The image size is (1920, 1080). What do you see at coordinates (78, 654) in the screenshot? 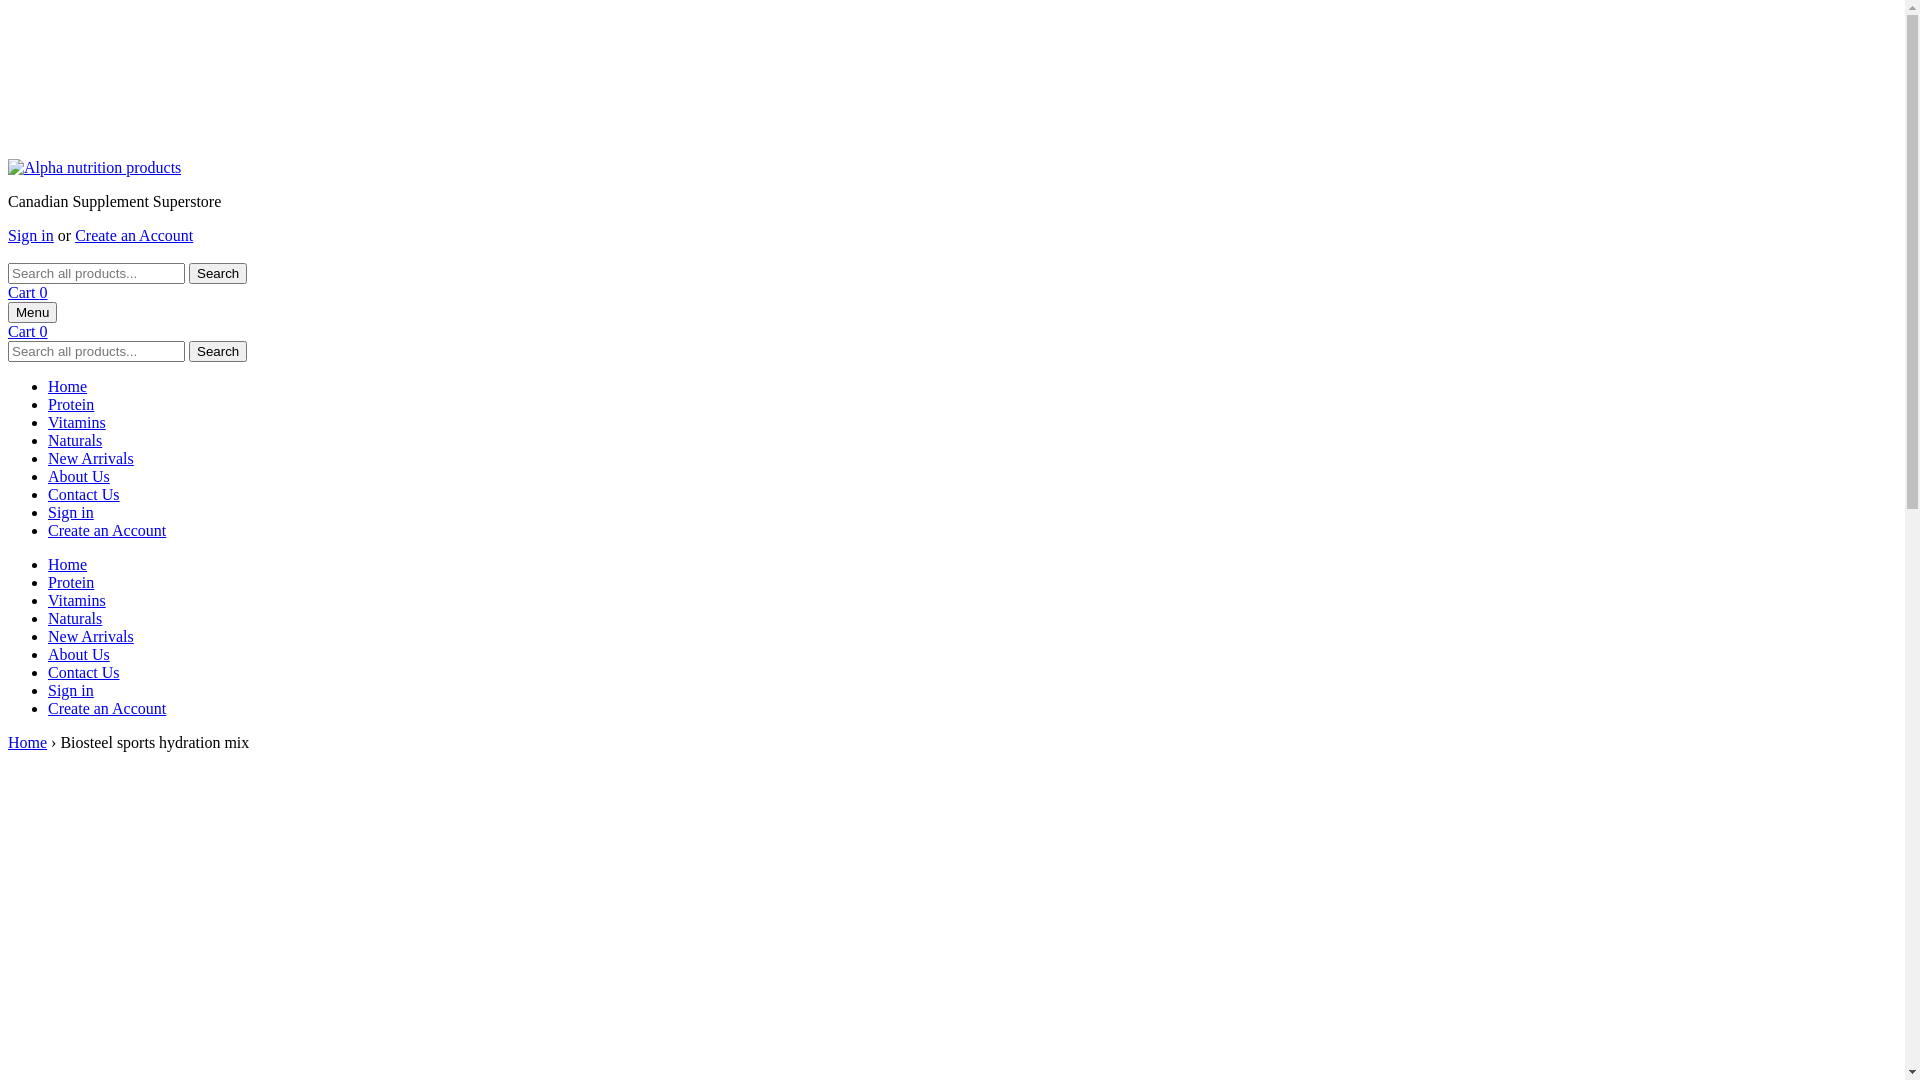
I see `'About Us'` at bounding box center [78, 654].